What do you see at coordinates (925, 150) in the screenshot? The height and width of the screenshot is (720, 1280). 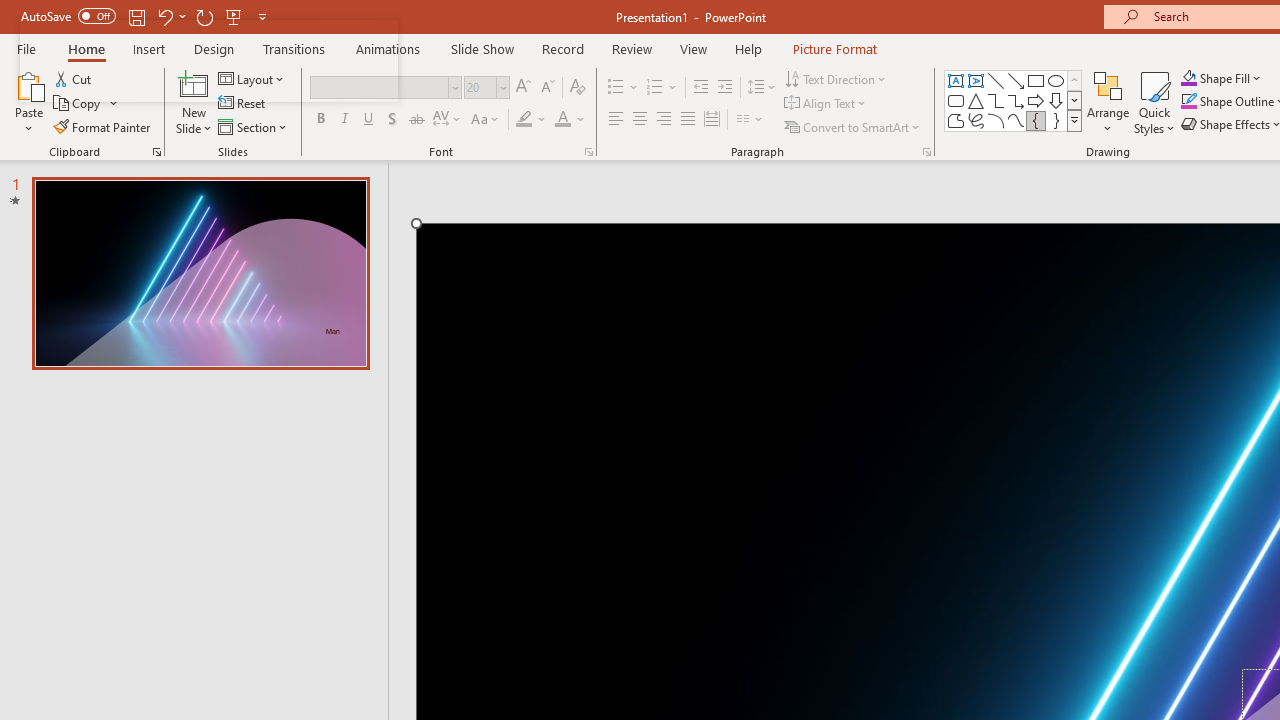 I see `'Paragraph...'` at bounding box center [925, 150].